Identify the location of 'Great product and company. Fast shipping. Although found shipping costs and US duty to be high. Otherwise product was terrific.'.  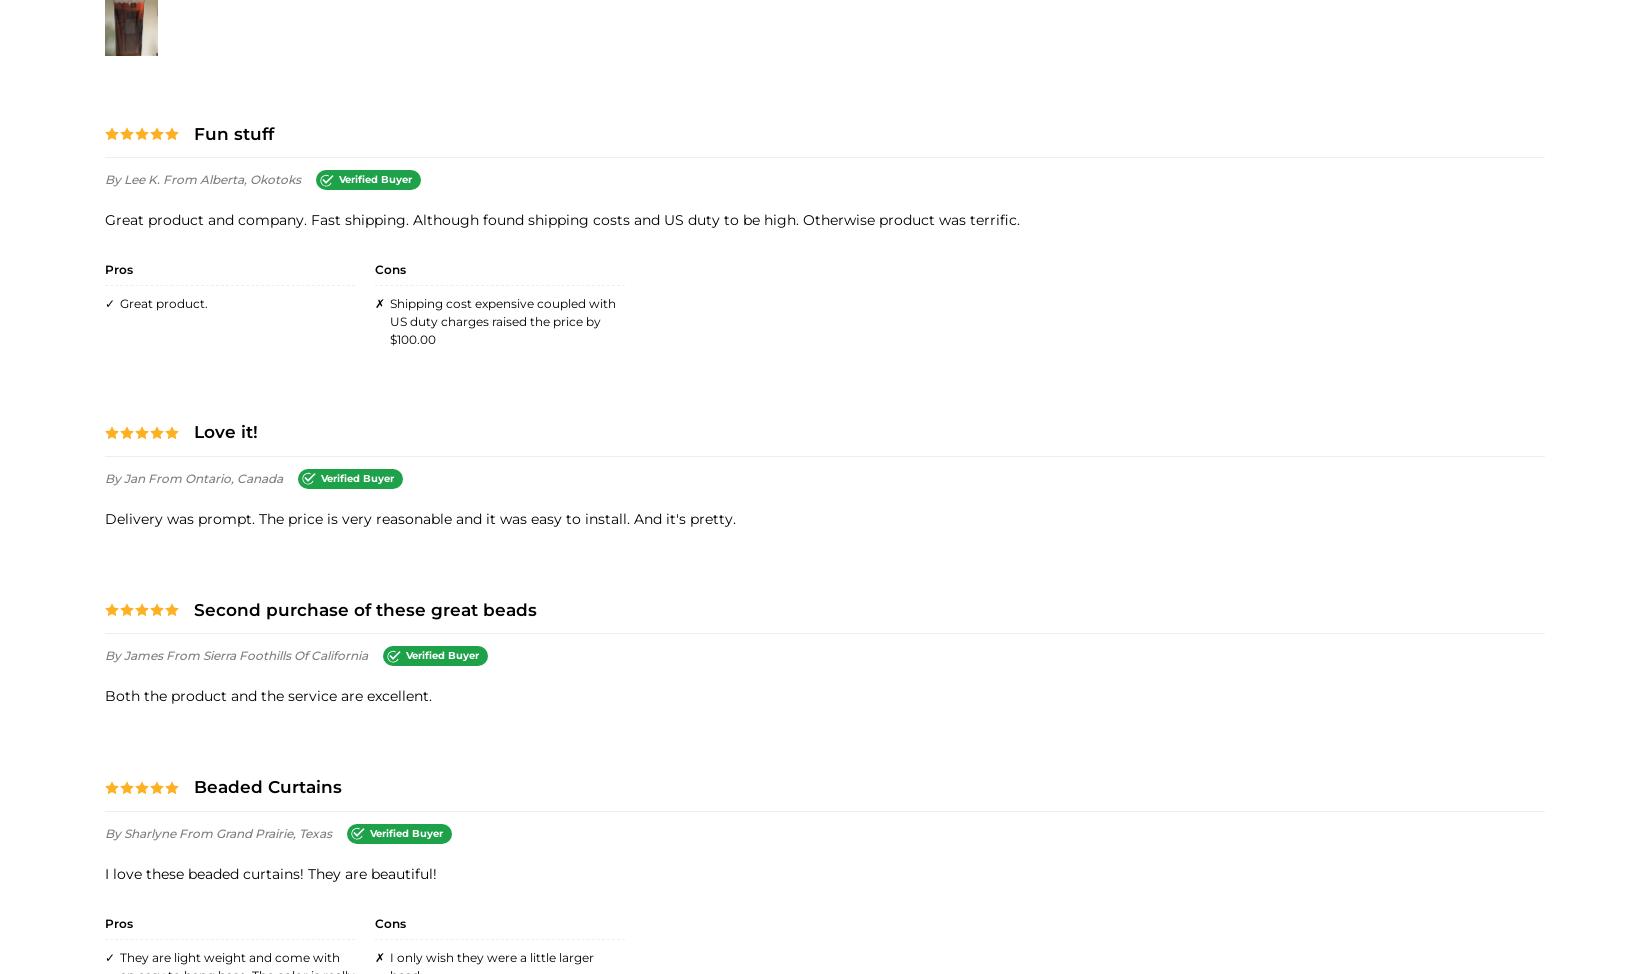
(561, 220).